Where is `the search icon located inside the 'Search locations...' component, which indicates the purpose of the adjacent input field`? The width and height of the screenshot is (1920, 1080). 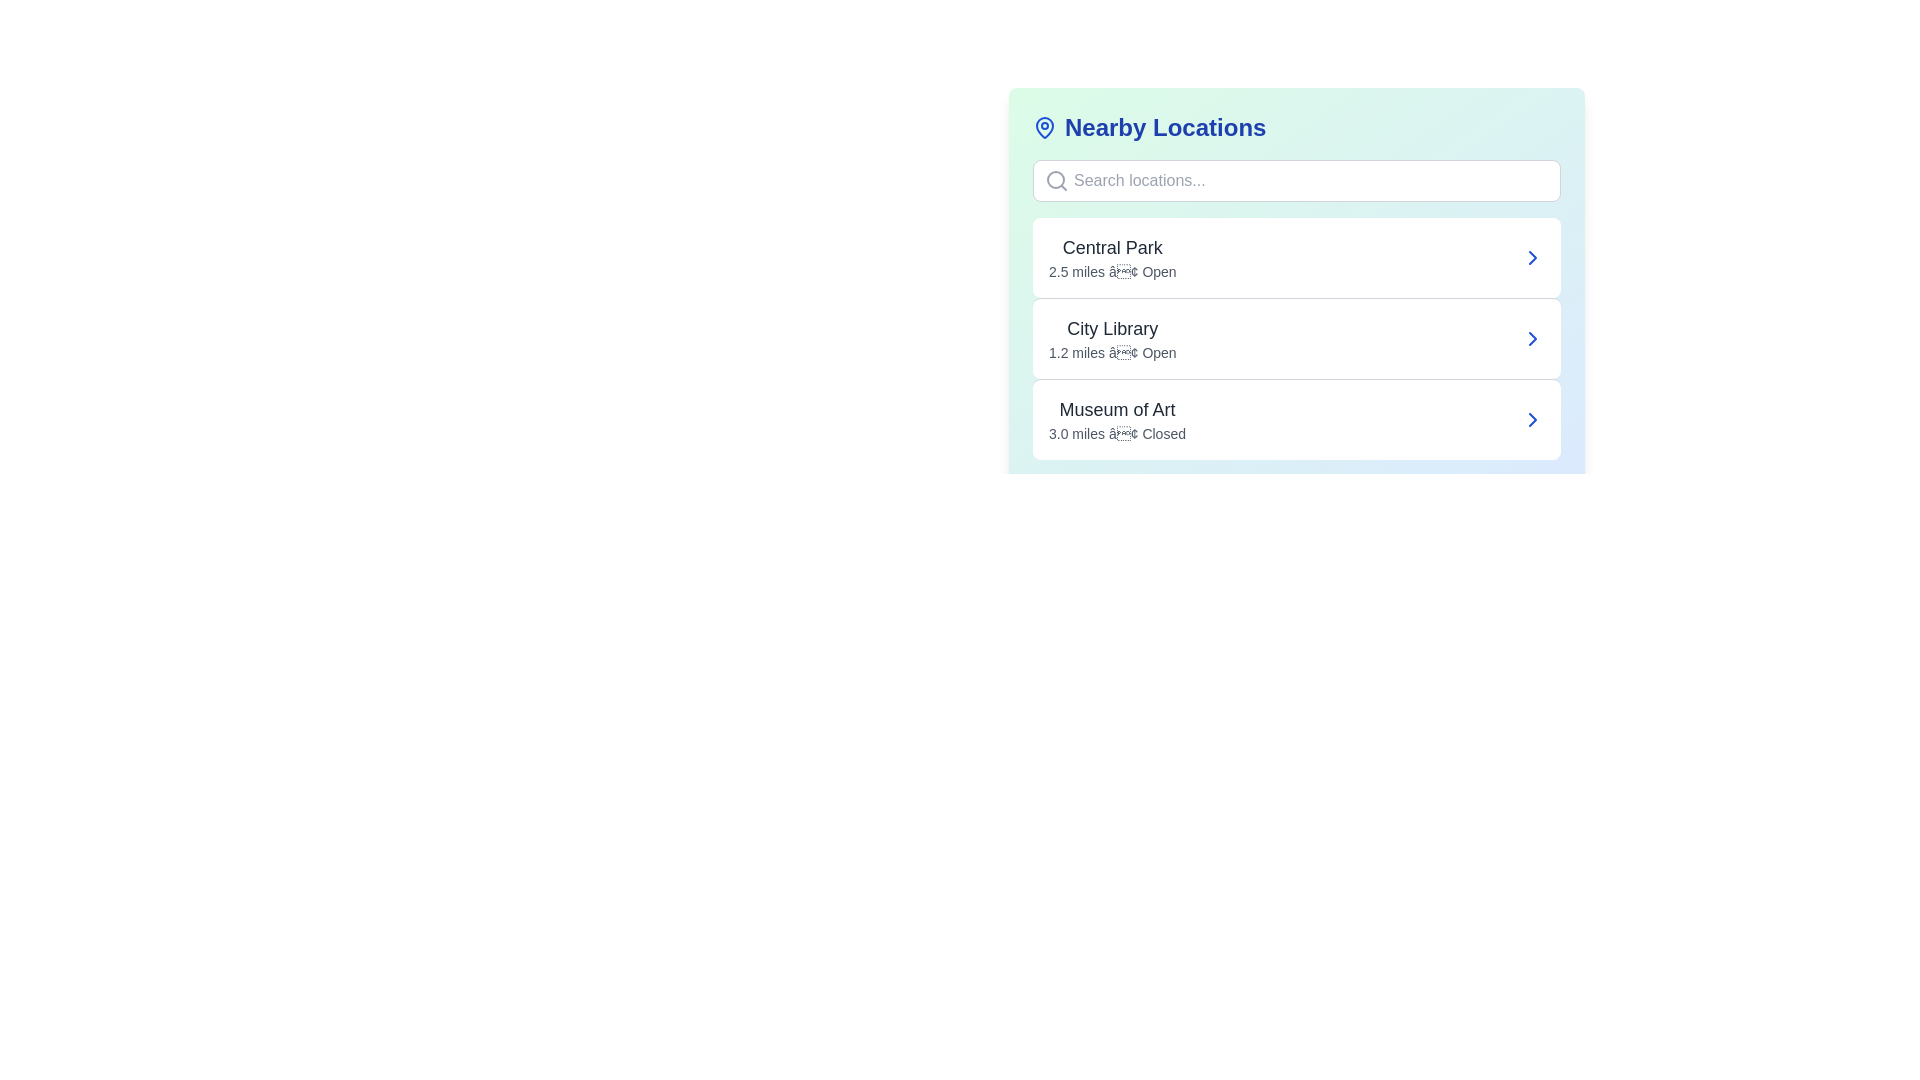 the search icon located inside the 'Search locations...' component, which indicates the purpose of the adjacent input field is located at coordinates (1055, 181).